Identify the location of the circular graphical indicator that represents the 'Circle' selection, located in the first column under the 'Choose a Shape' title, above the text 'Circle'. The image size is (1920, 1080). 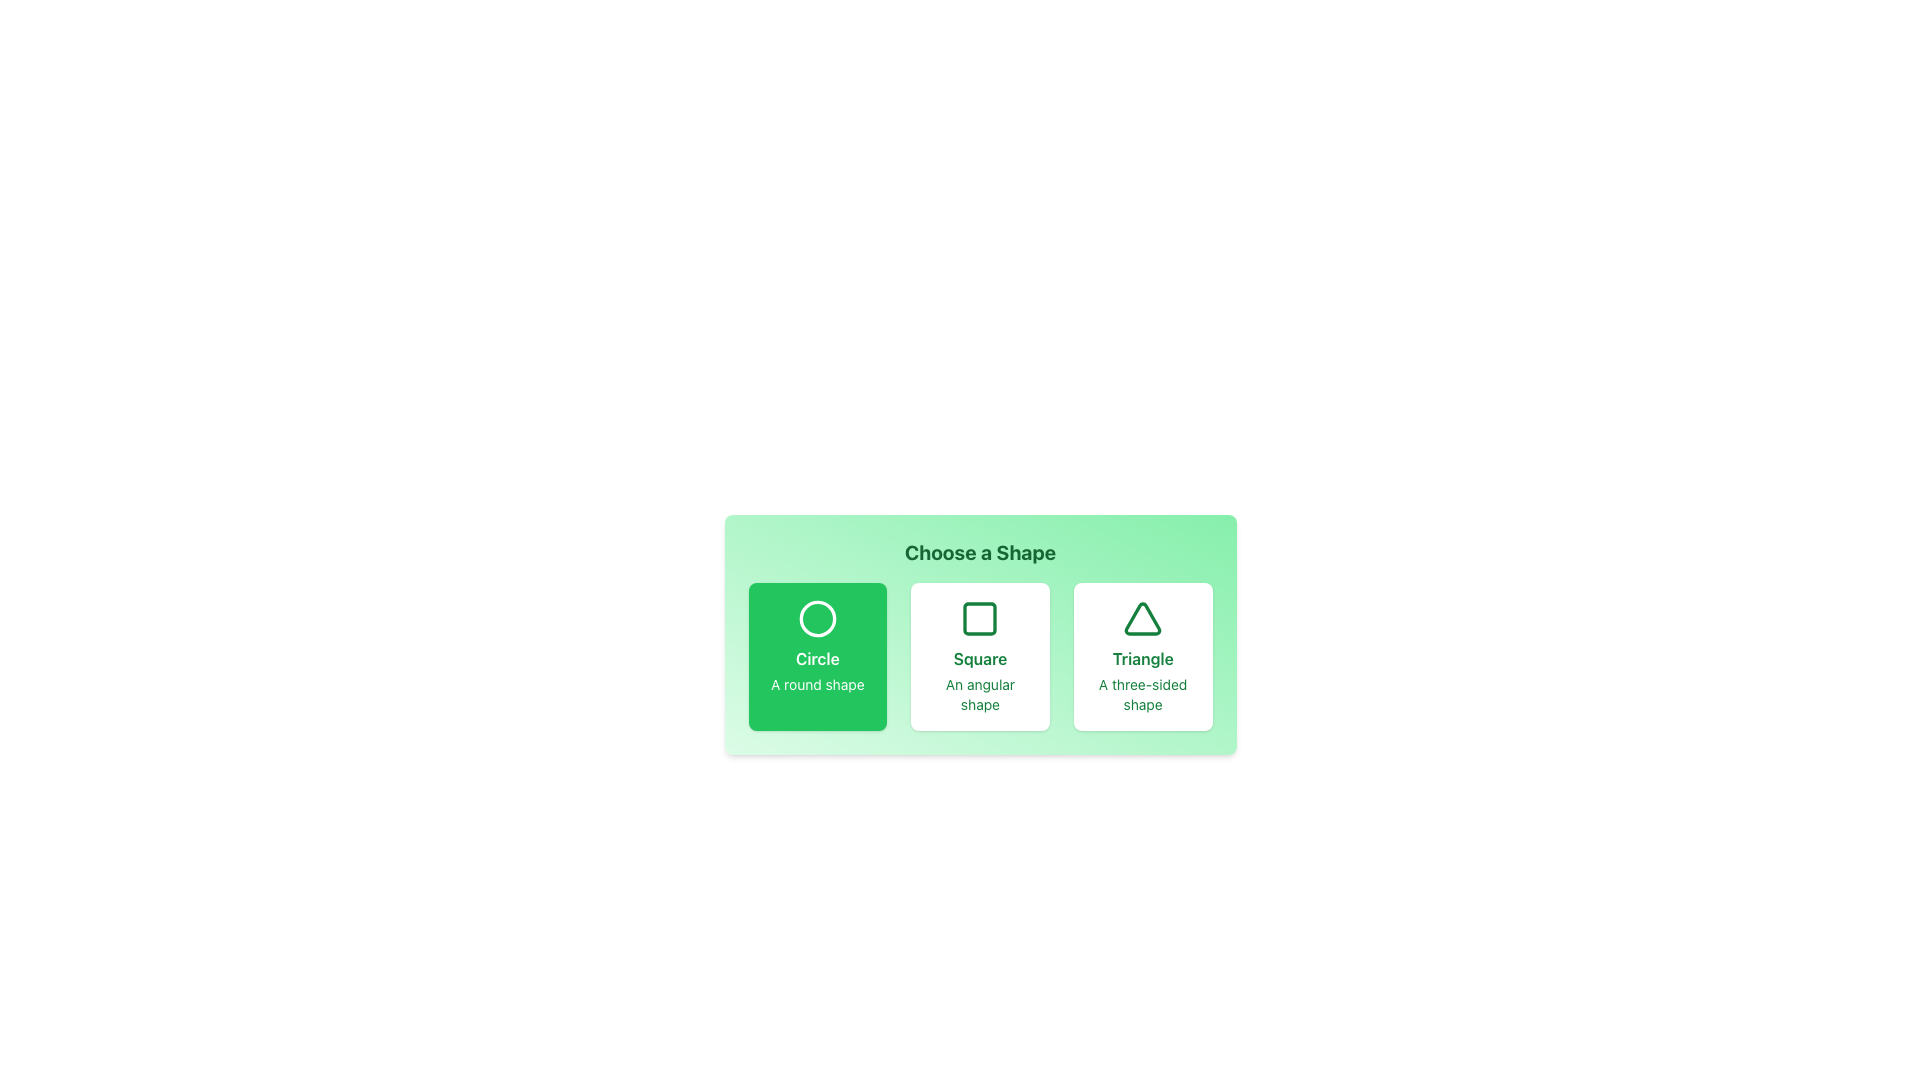
(817, 617).